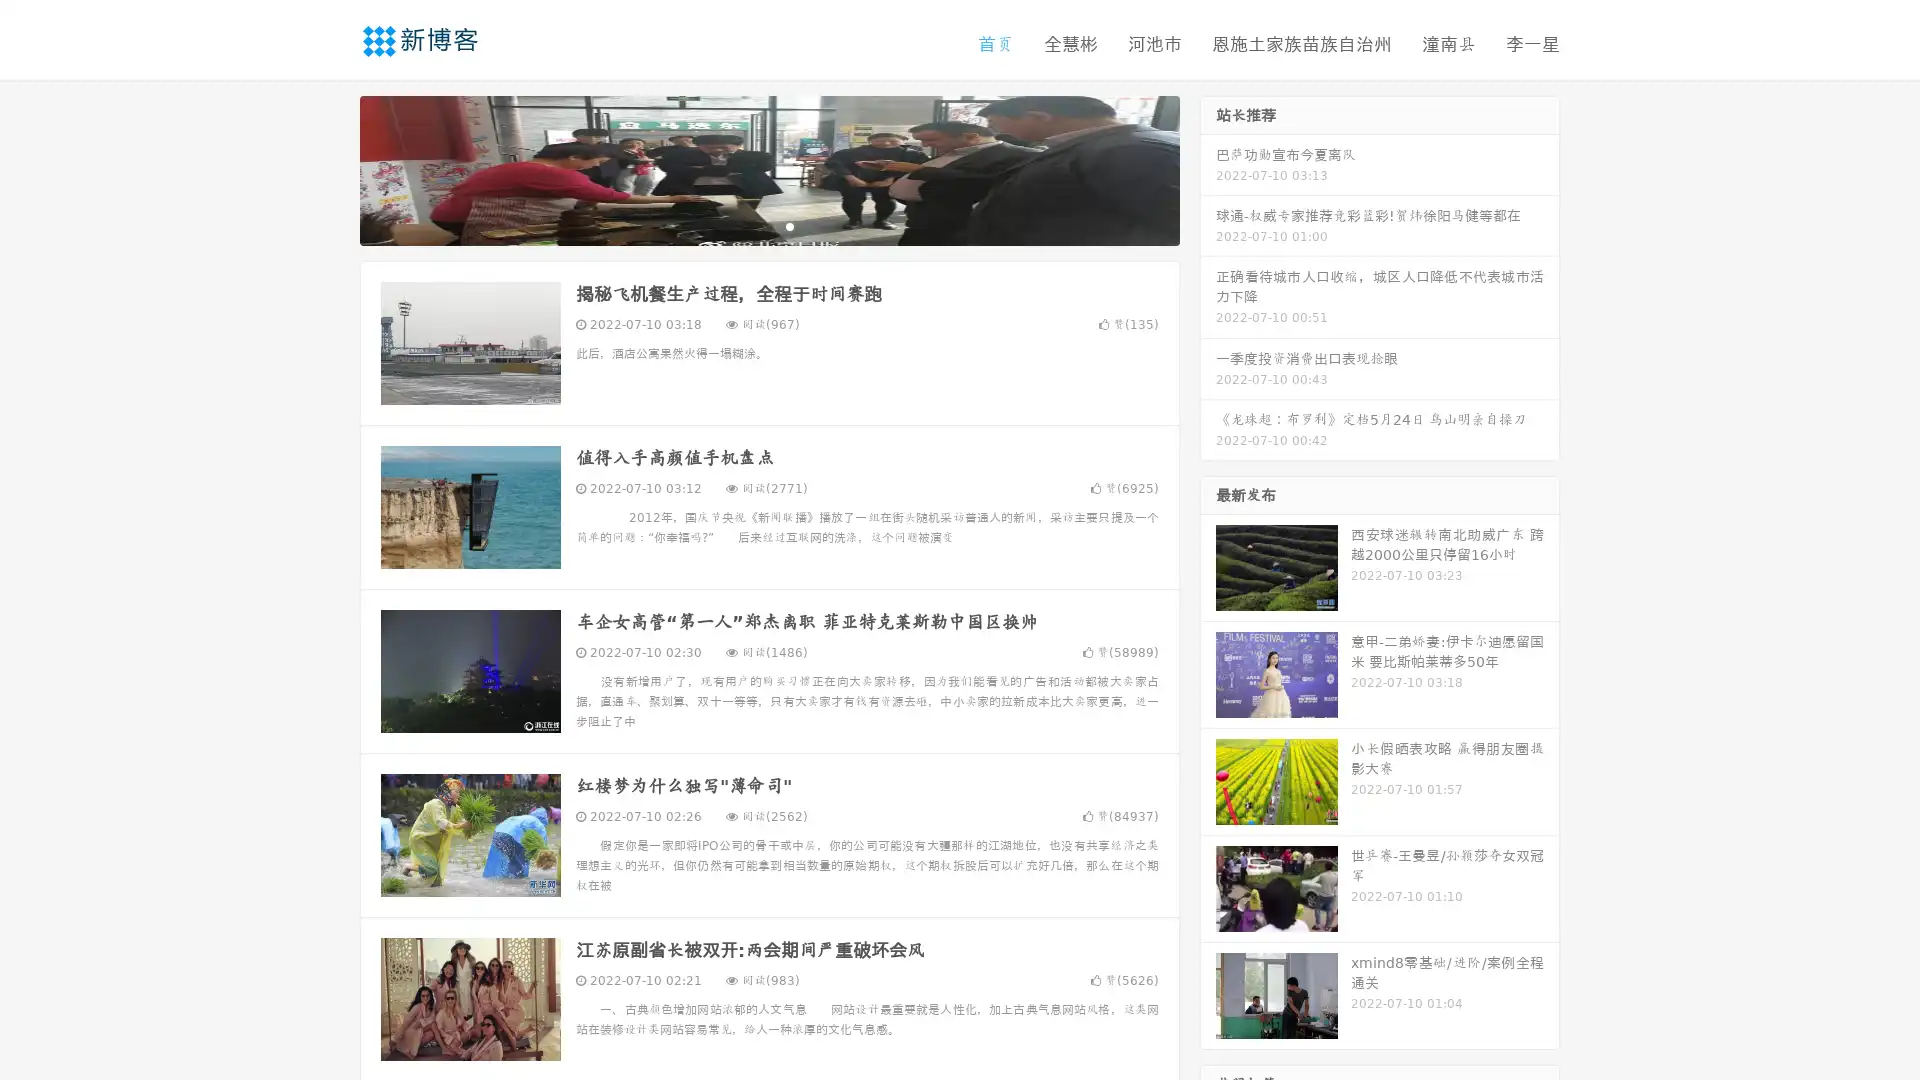 The height and width of the screenshot is (1080, 1920). Describe the element at coordinates (330, 168) in the screenshot. I see `Previous slide` at that location.